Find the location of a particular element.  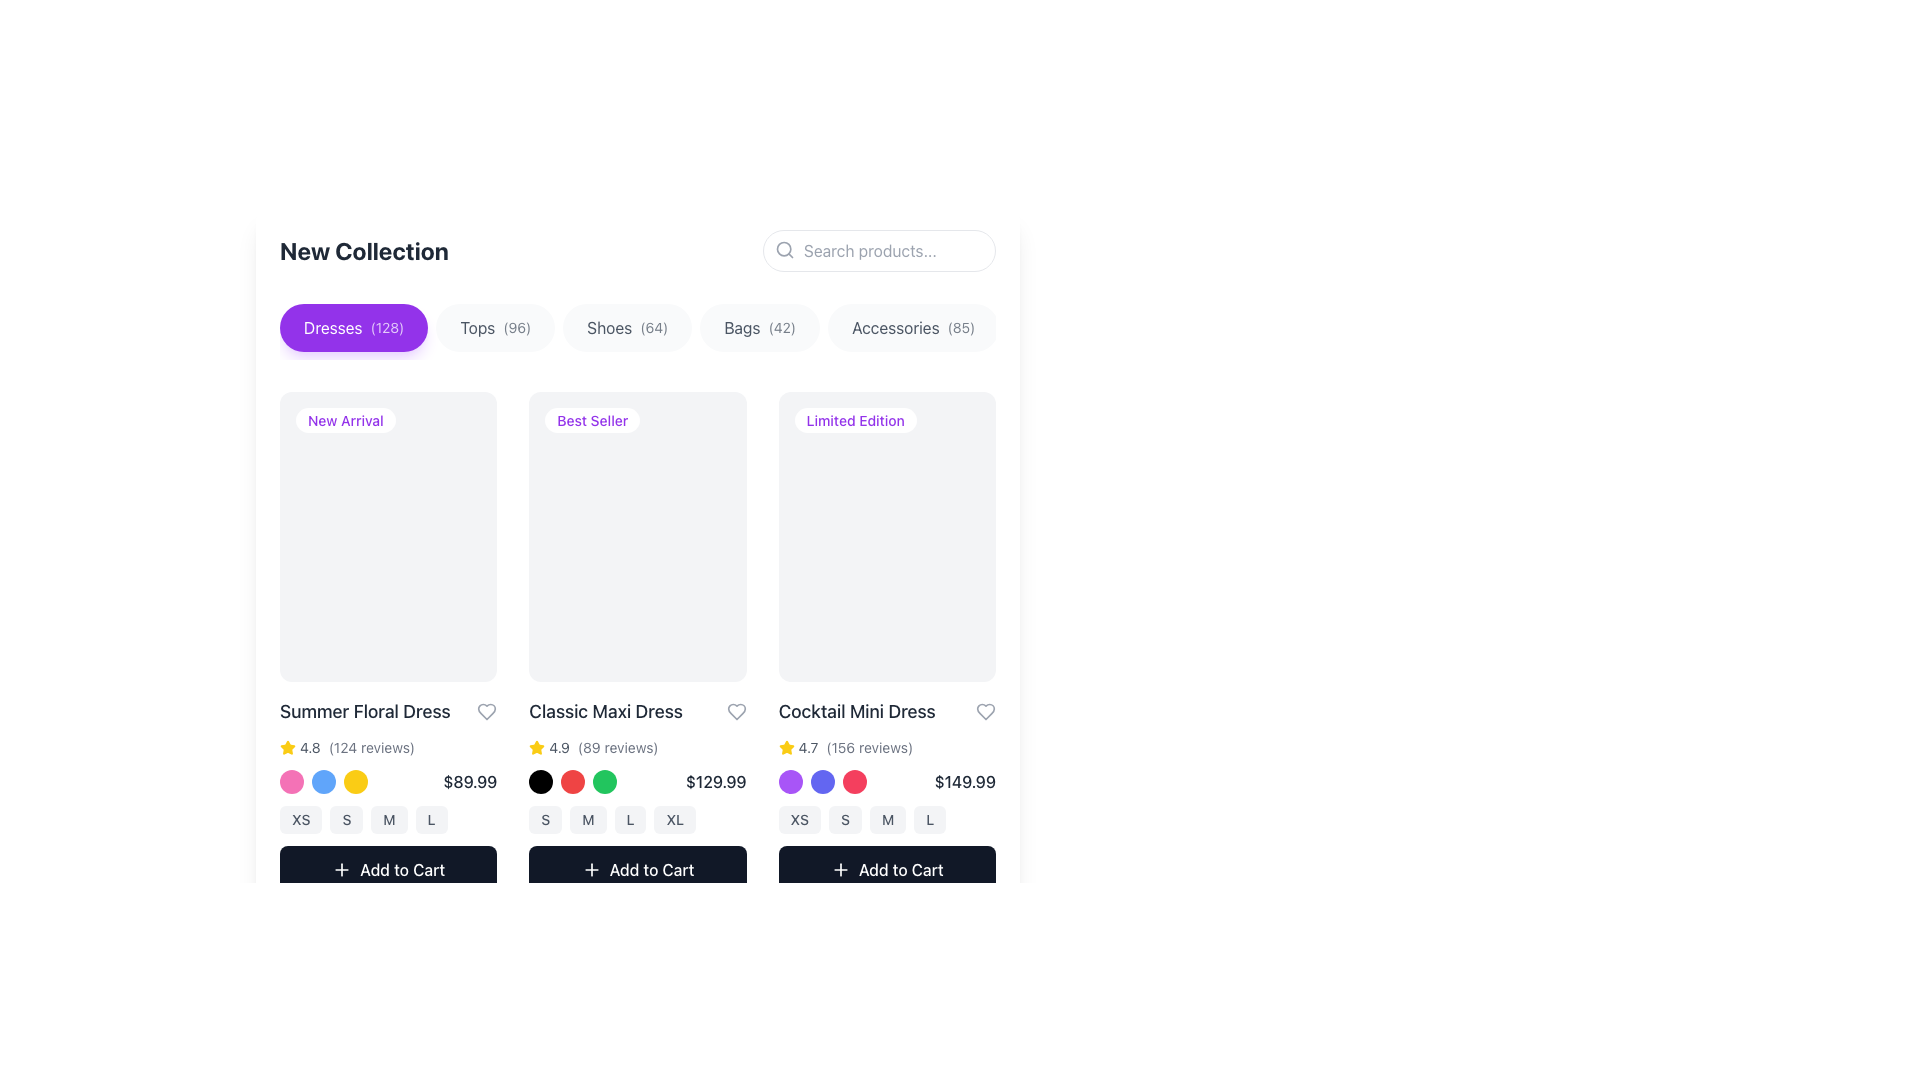

the 'Best Seller' label located in the 'Classic Maxi Dress' card, which is the second product card from the left in a horizontal row display, positioned near the upper region of the card and directly below the 'Dresses' category selector is located at coordinates (591, 419).